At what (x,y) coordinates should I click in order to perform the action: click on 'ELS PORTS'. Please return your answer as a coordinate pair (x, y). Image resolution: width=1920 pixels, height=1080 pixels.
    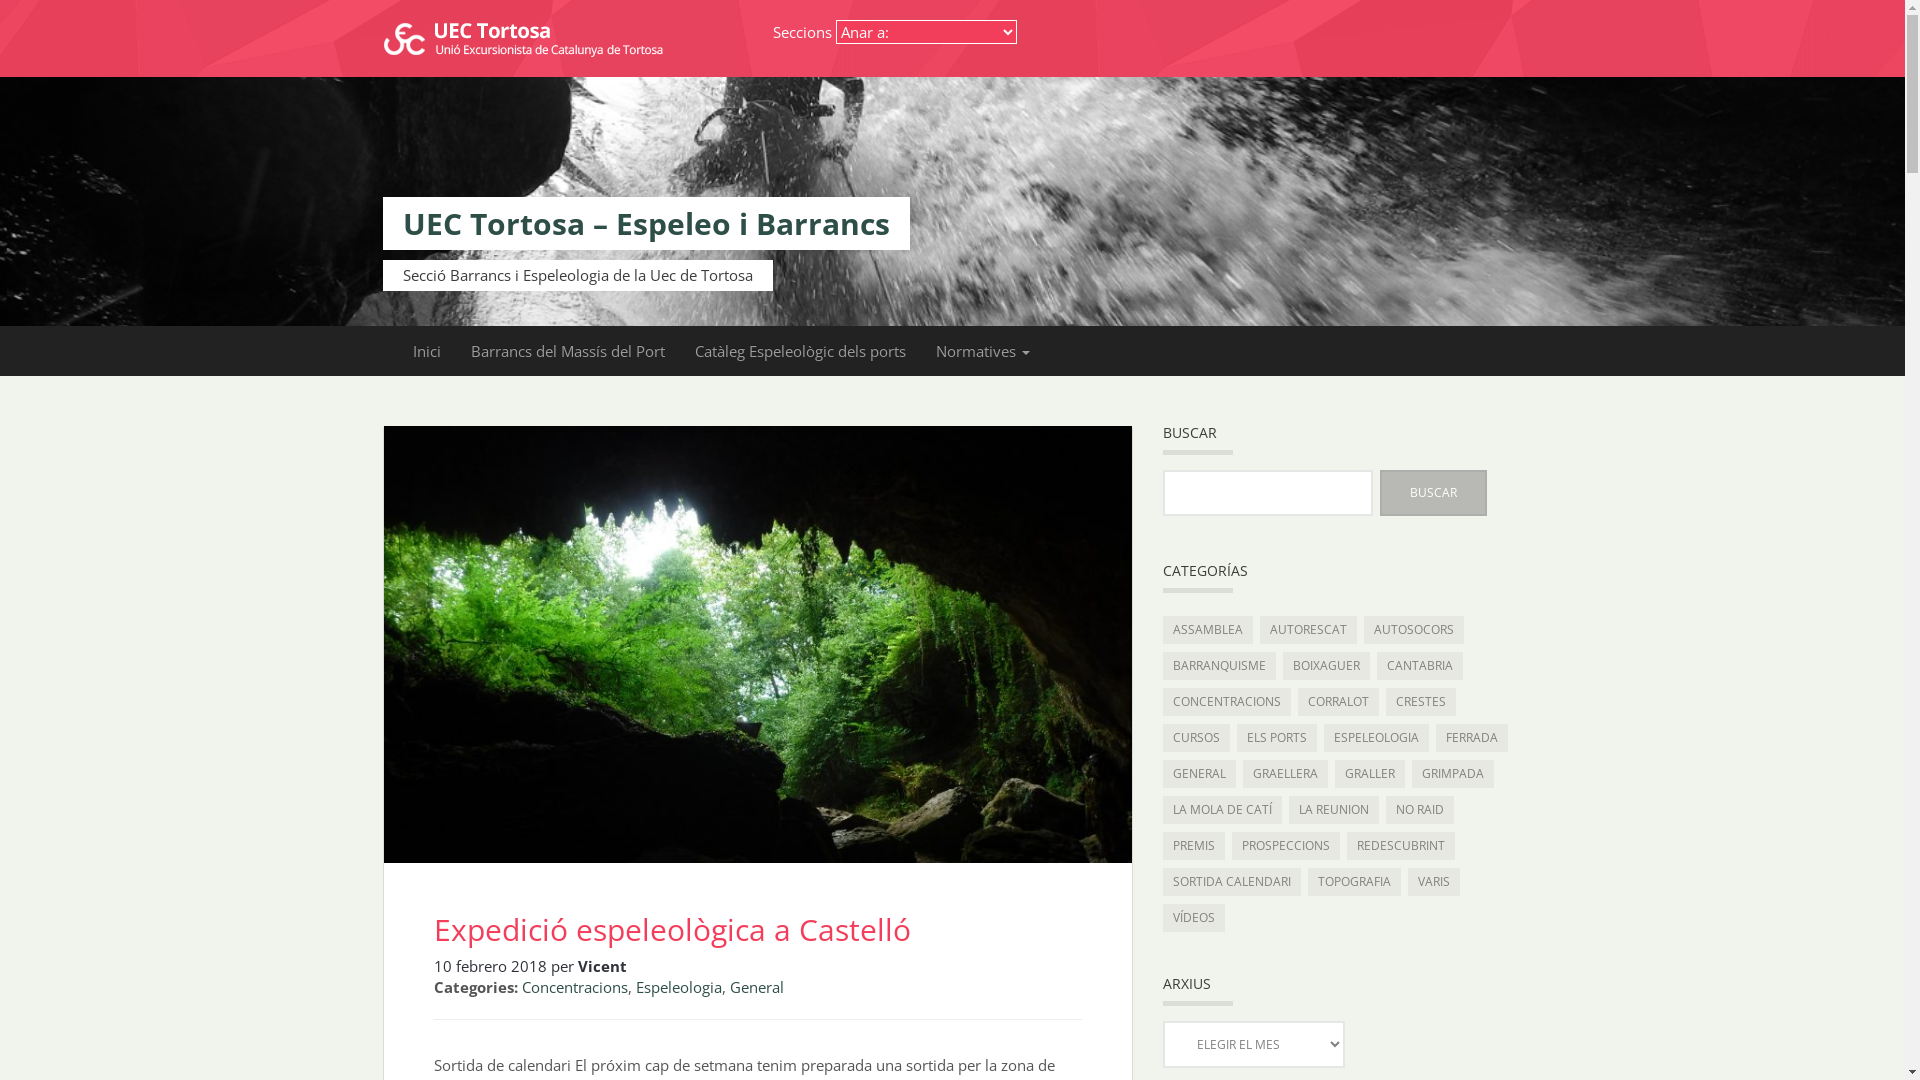
    Looking at the image, I should click on (1275, 737).